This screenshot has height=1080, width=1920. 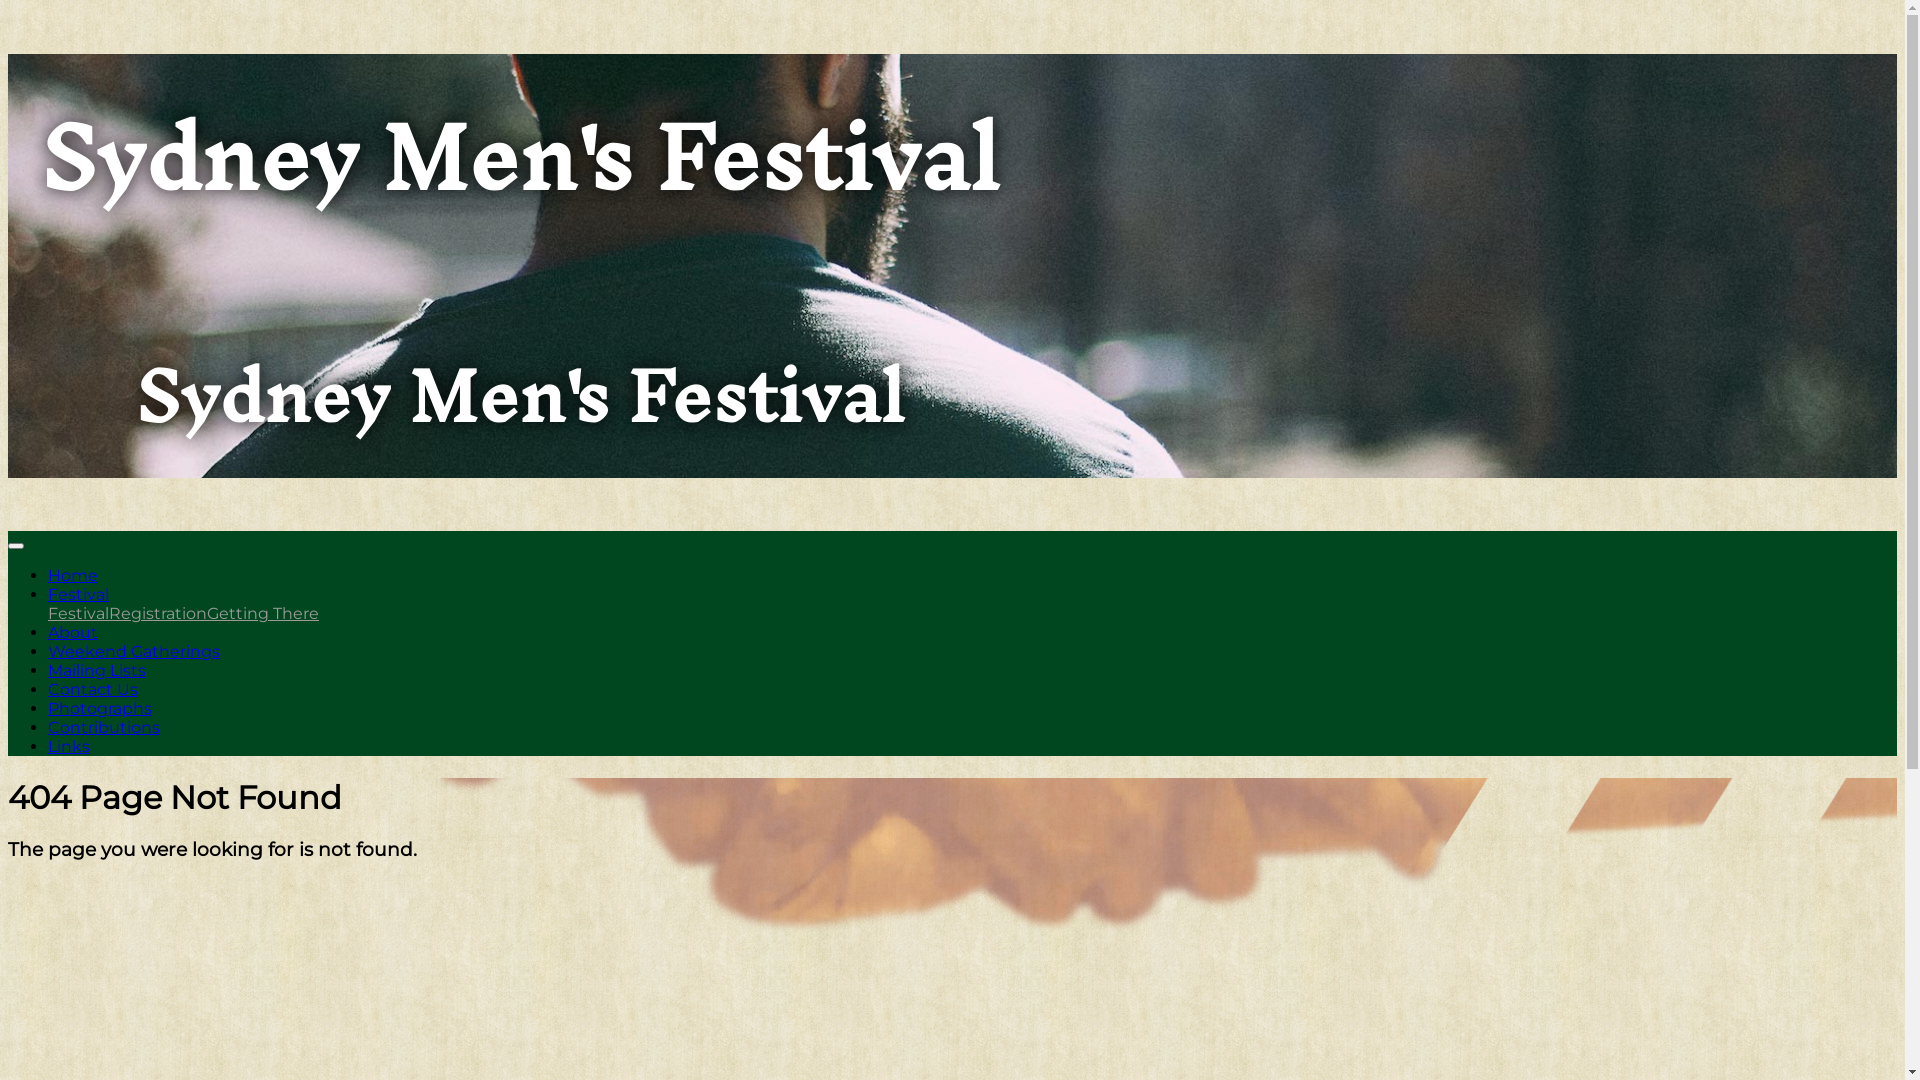 I want to click on 'Contributions', so click(x=103, y=727).